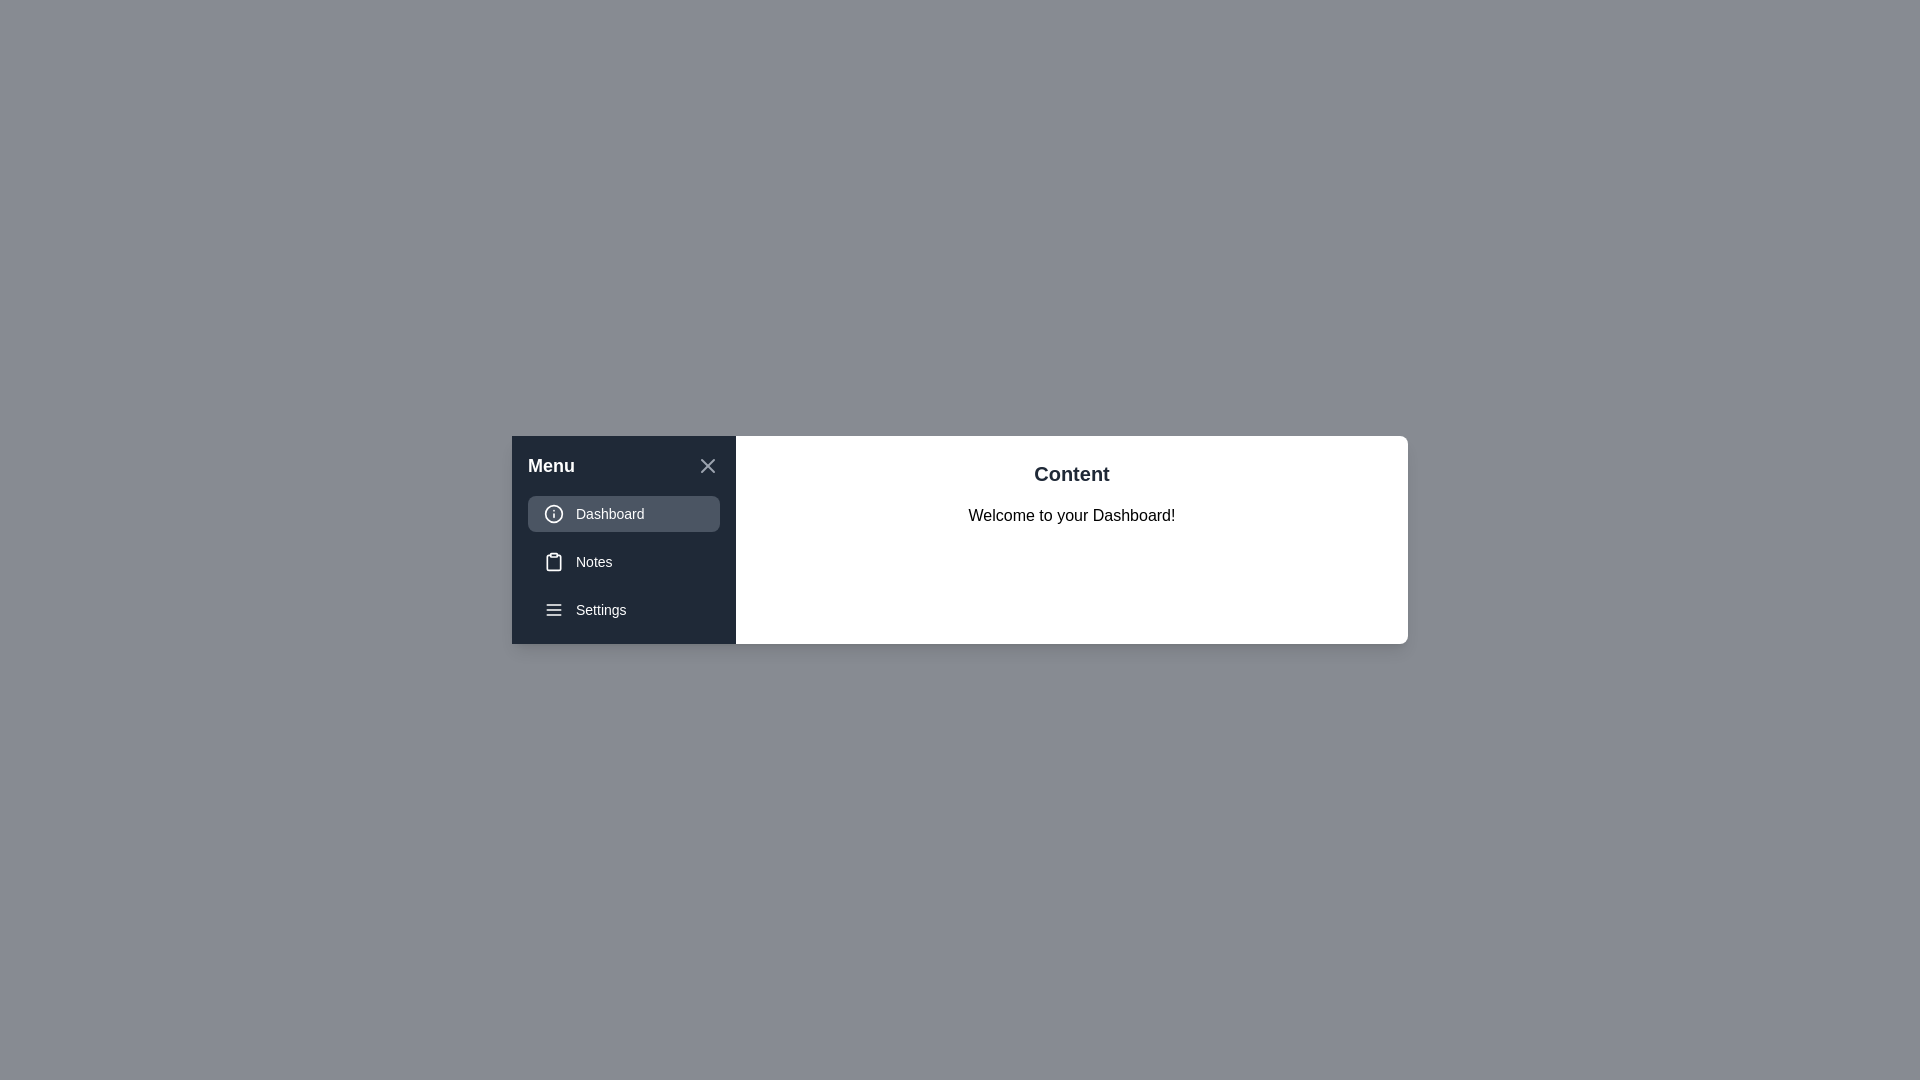  What do you see at coordinates (553, 512) in the screenshot?
I see `the circular icon located next to the 'Dashboard' label in the vertically aligned menu on the left side of the interface` at bounding box center [553, 512].